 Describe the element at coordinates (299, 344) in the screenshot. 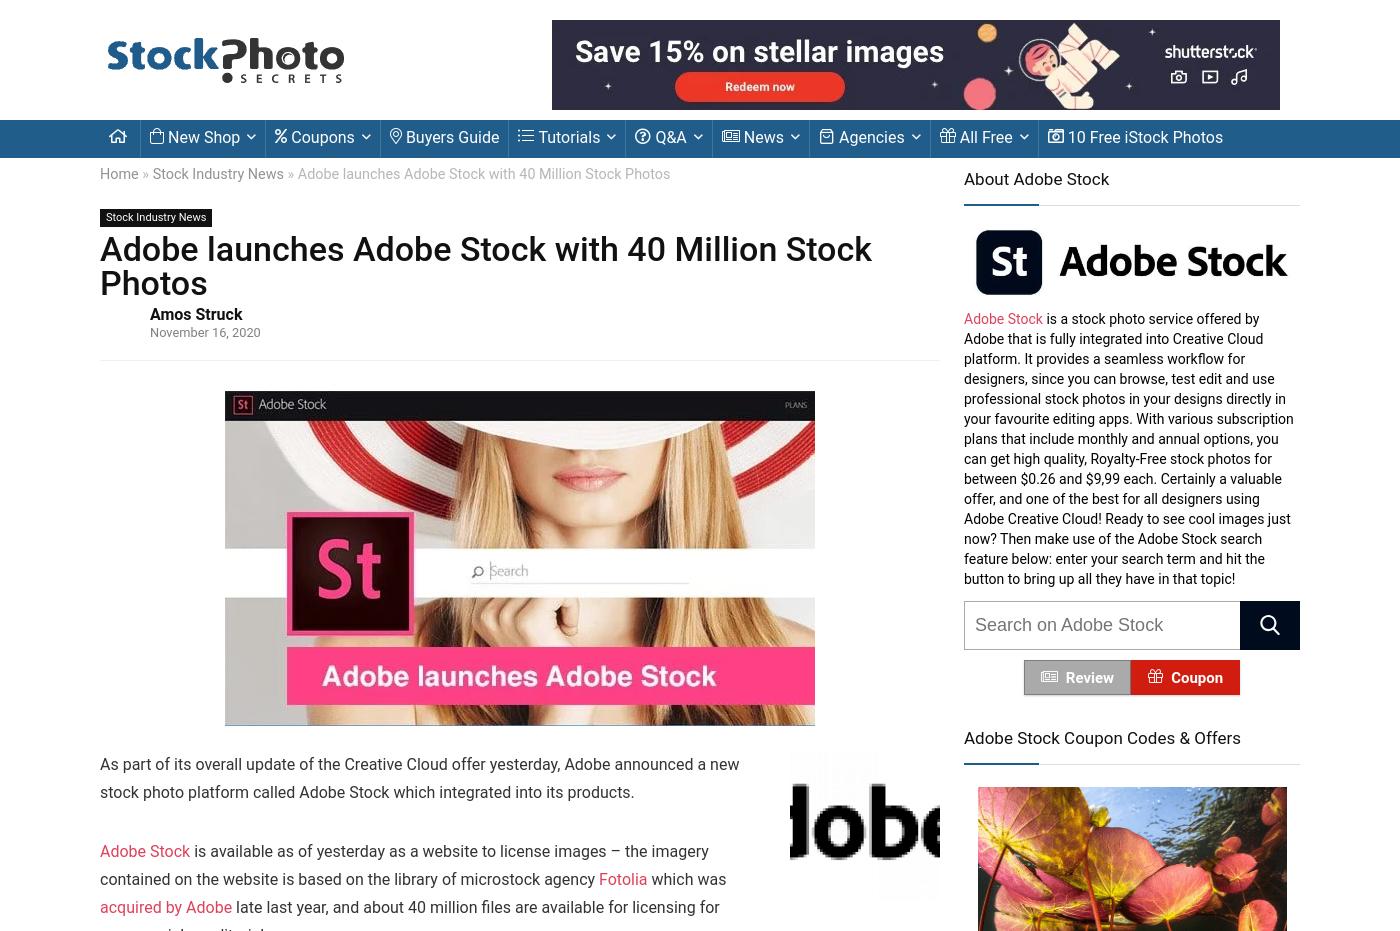

I see `'Adobe Stock review'` at that location.